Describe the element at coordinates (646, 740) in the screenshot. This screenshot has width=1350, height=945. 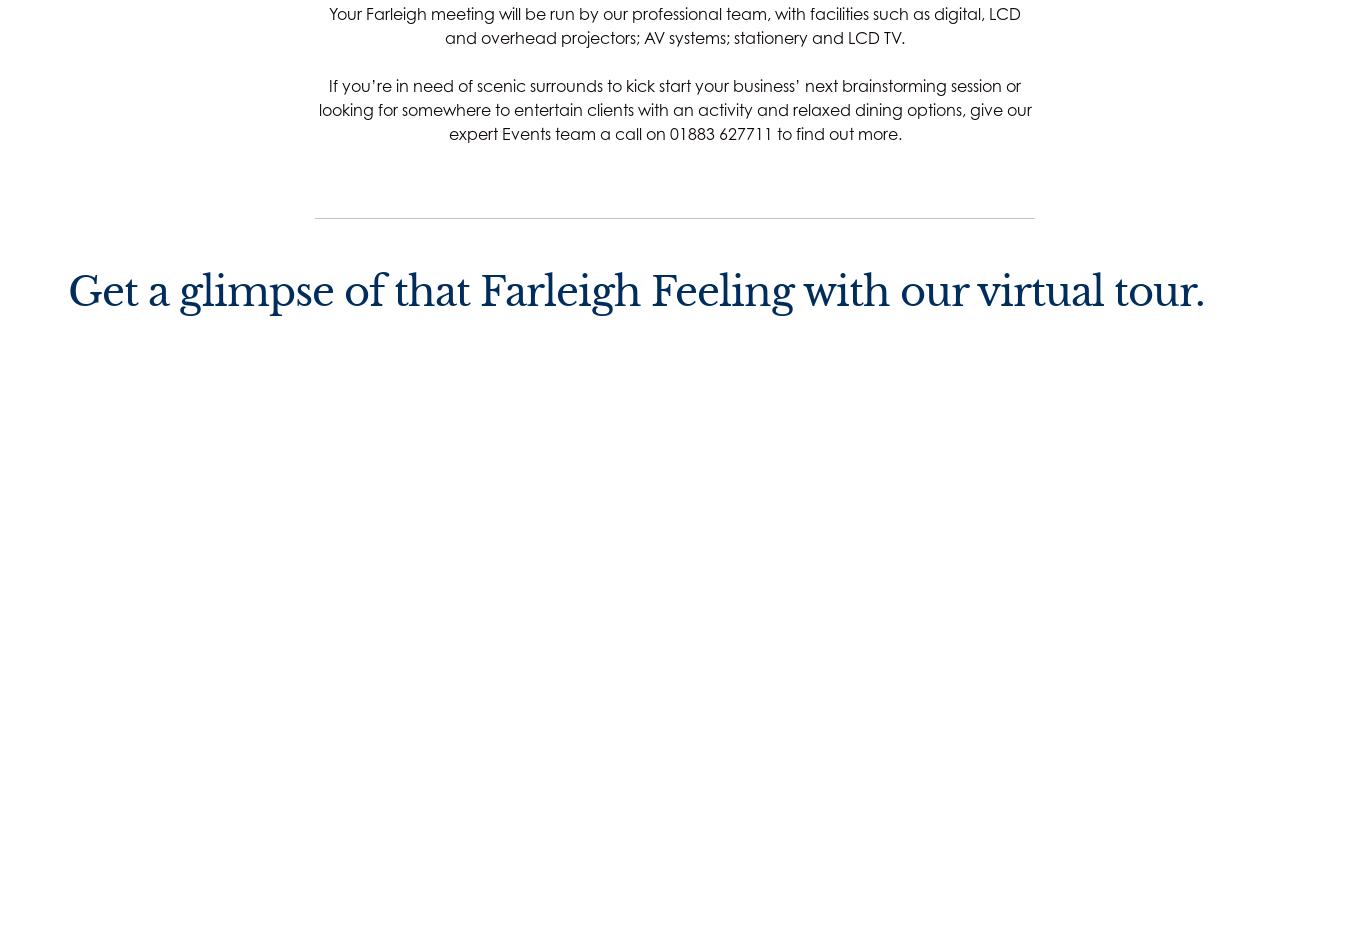
I see `'About Us'` at that location.